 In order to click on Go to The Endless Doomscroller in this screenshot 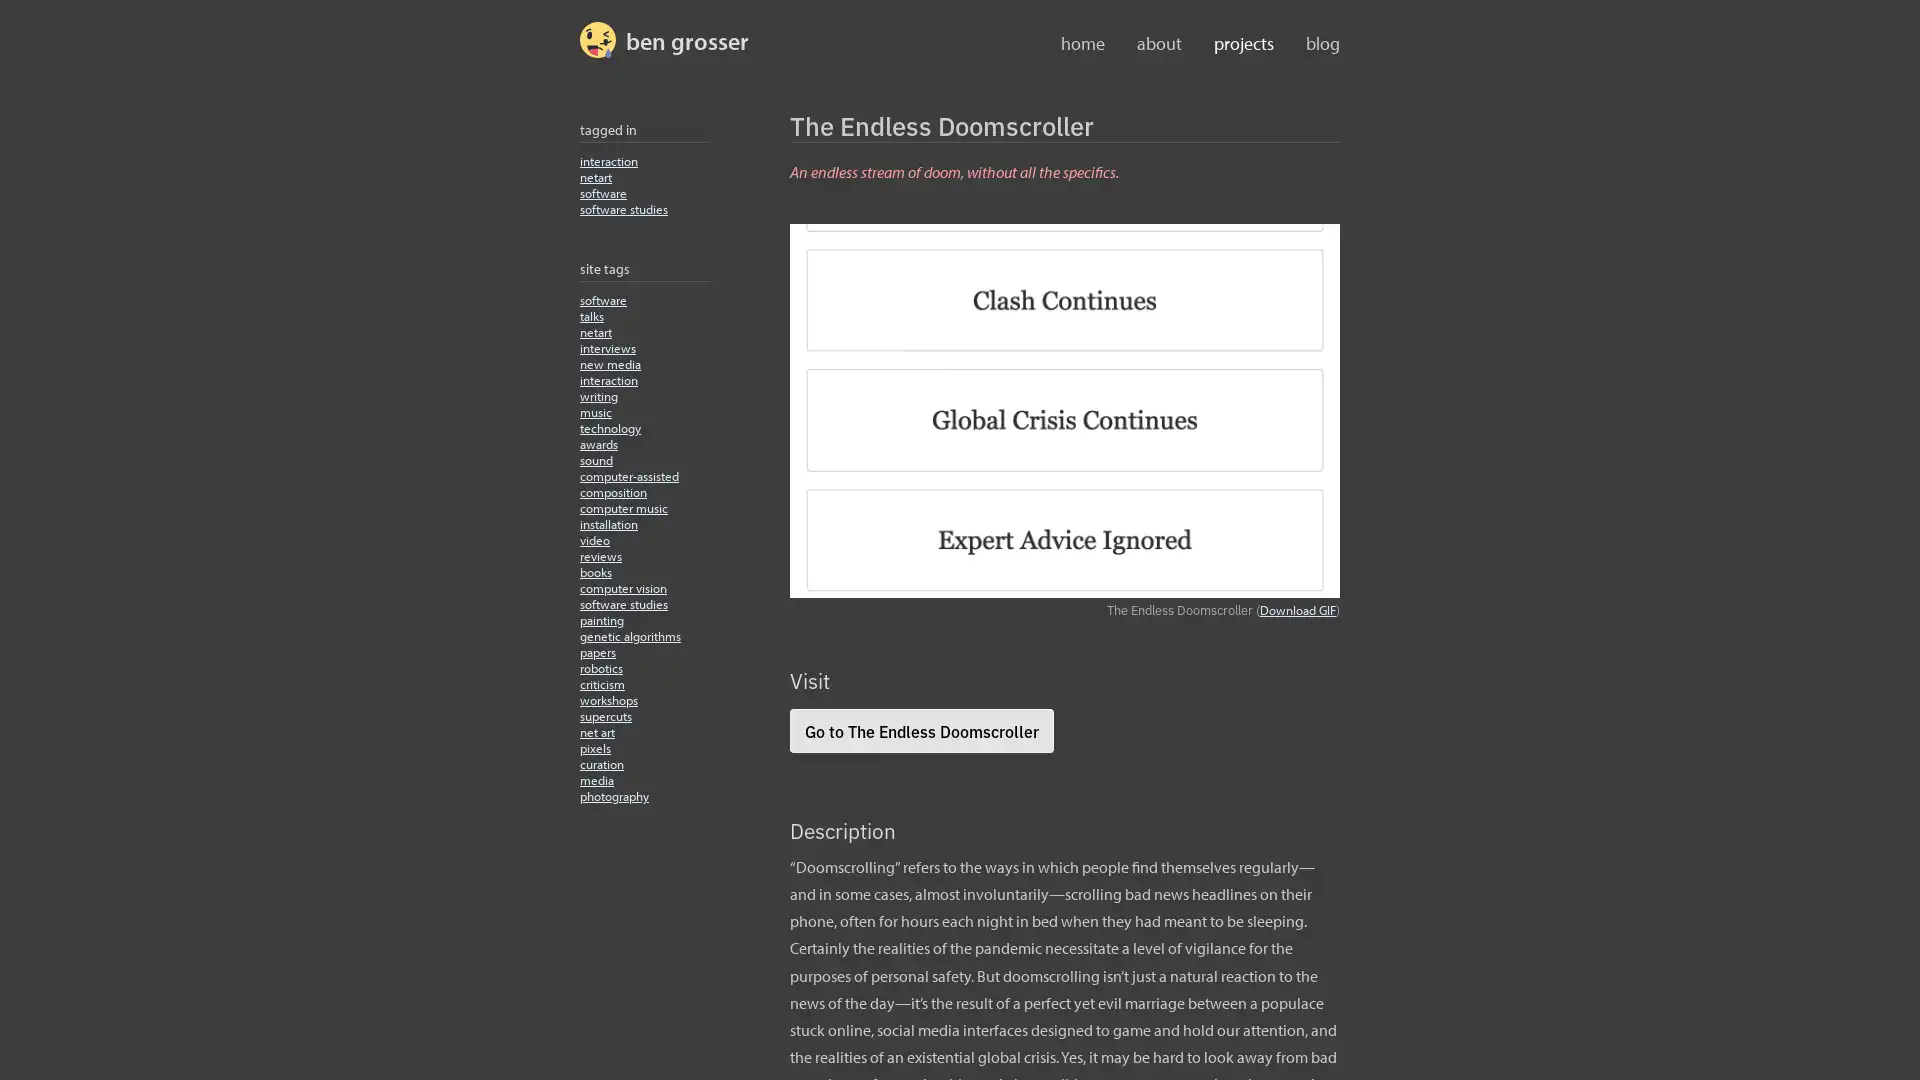, I will do `click(920, 729)`.